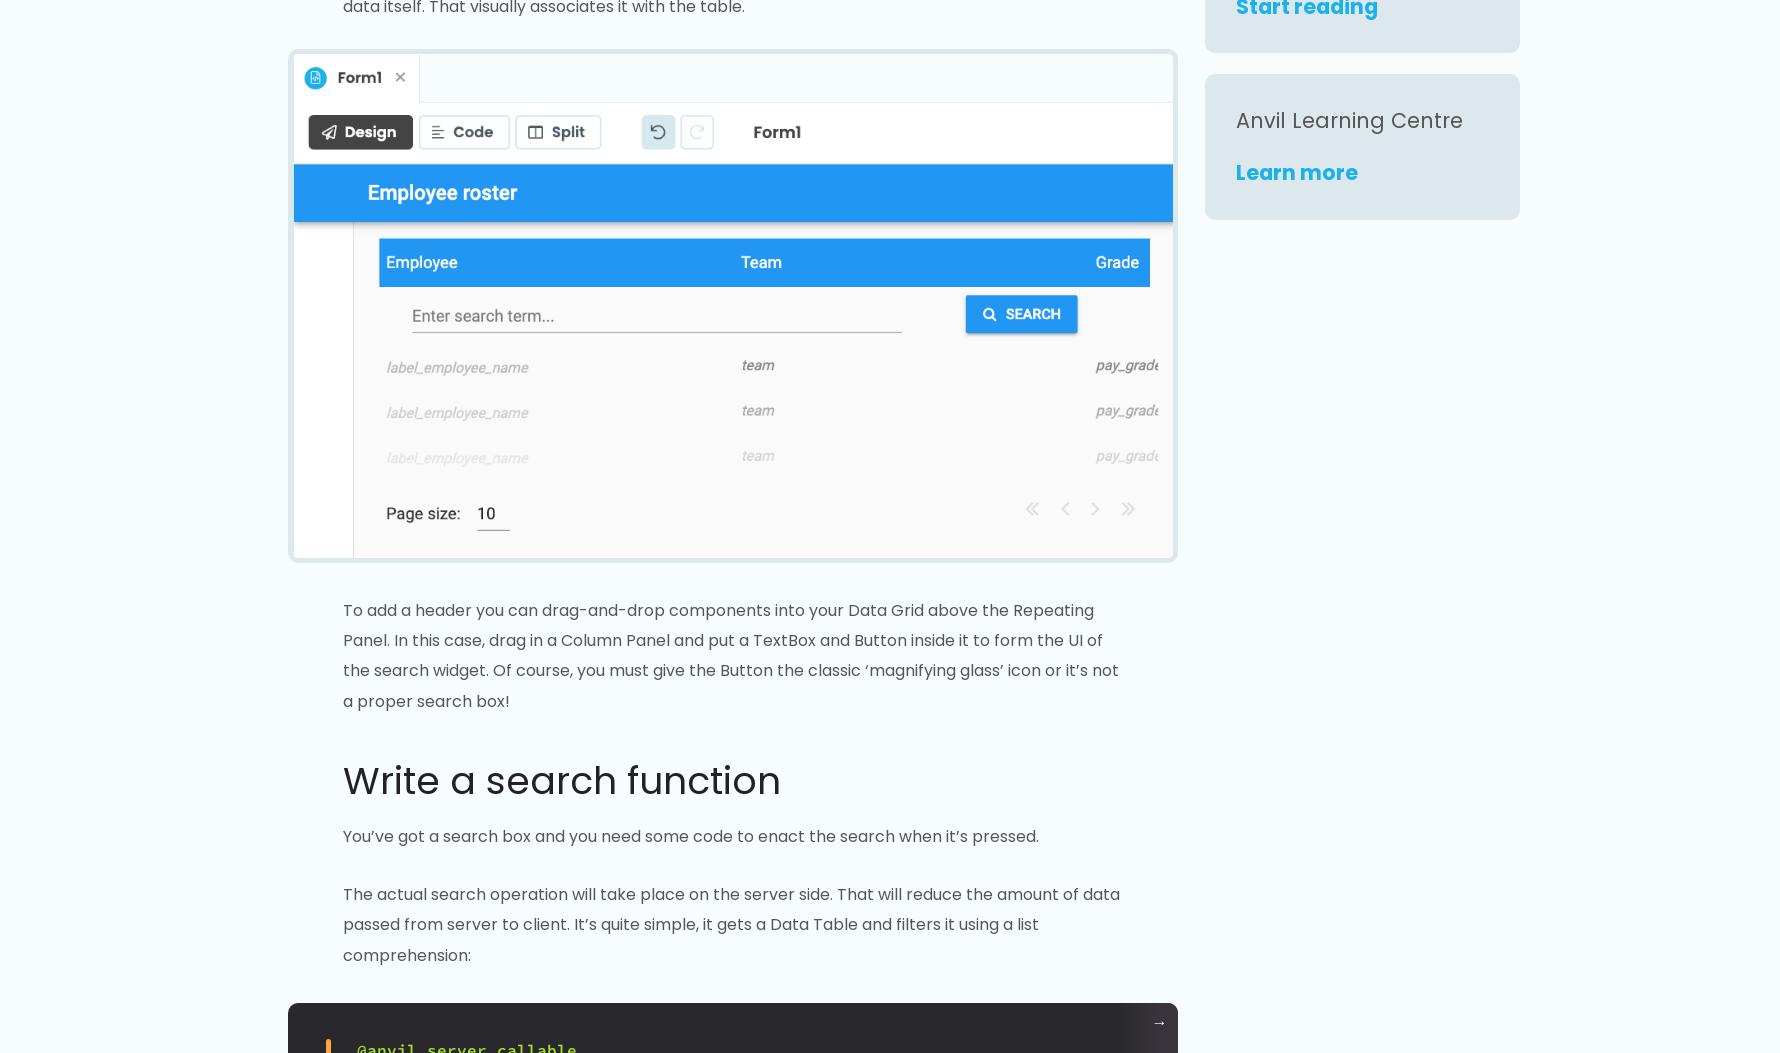  Describe the element at coordinates (624, 173) in the screenshot. I see `'Open in Anvil'` at that location.